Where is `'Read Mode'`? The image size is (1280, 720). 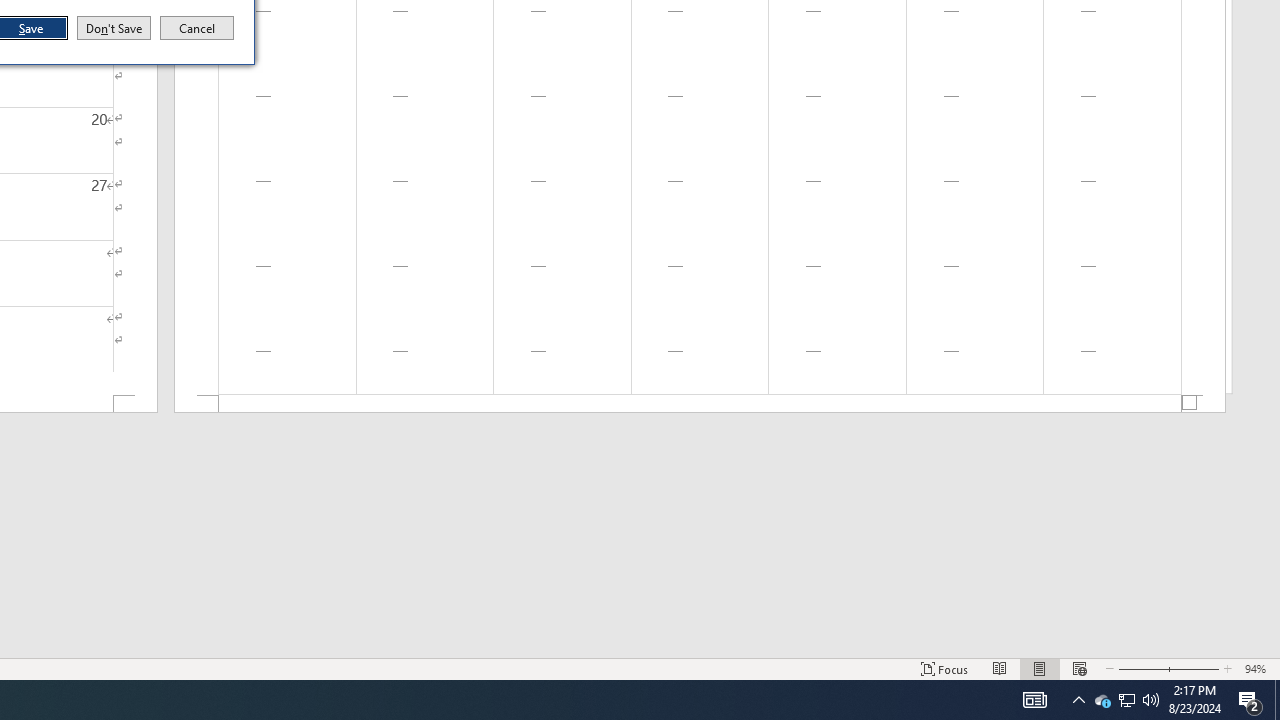
'Read Mode' is located at coordinates (1000, 669).